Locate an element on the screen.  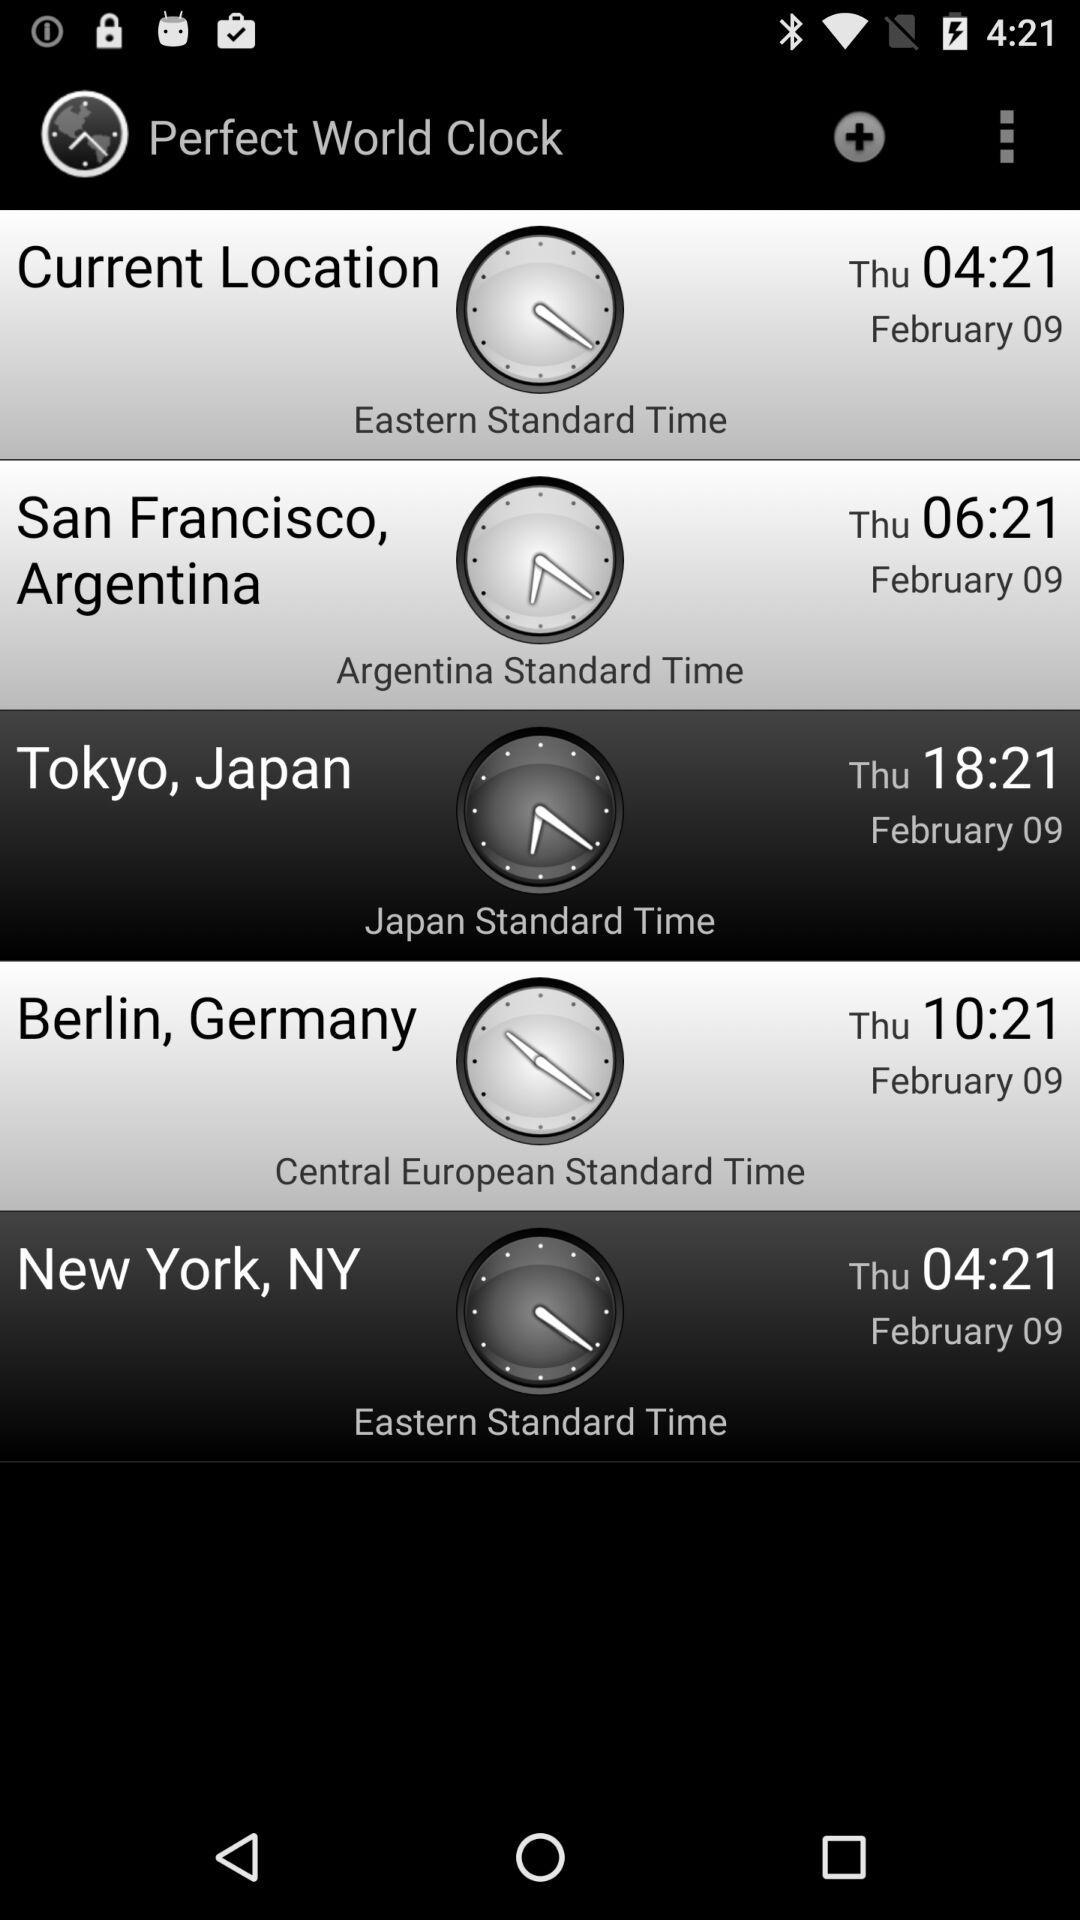
new york, ny item is located at coordinates (234, 1265).